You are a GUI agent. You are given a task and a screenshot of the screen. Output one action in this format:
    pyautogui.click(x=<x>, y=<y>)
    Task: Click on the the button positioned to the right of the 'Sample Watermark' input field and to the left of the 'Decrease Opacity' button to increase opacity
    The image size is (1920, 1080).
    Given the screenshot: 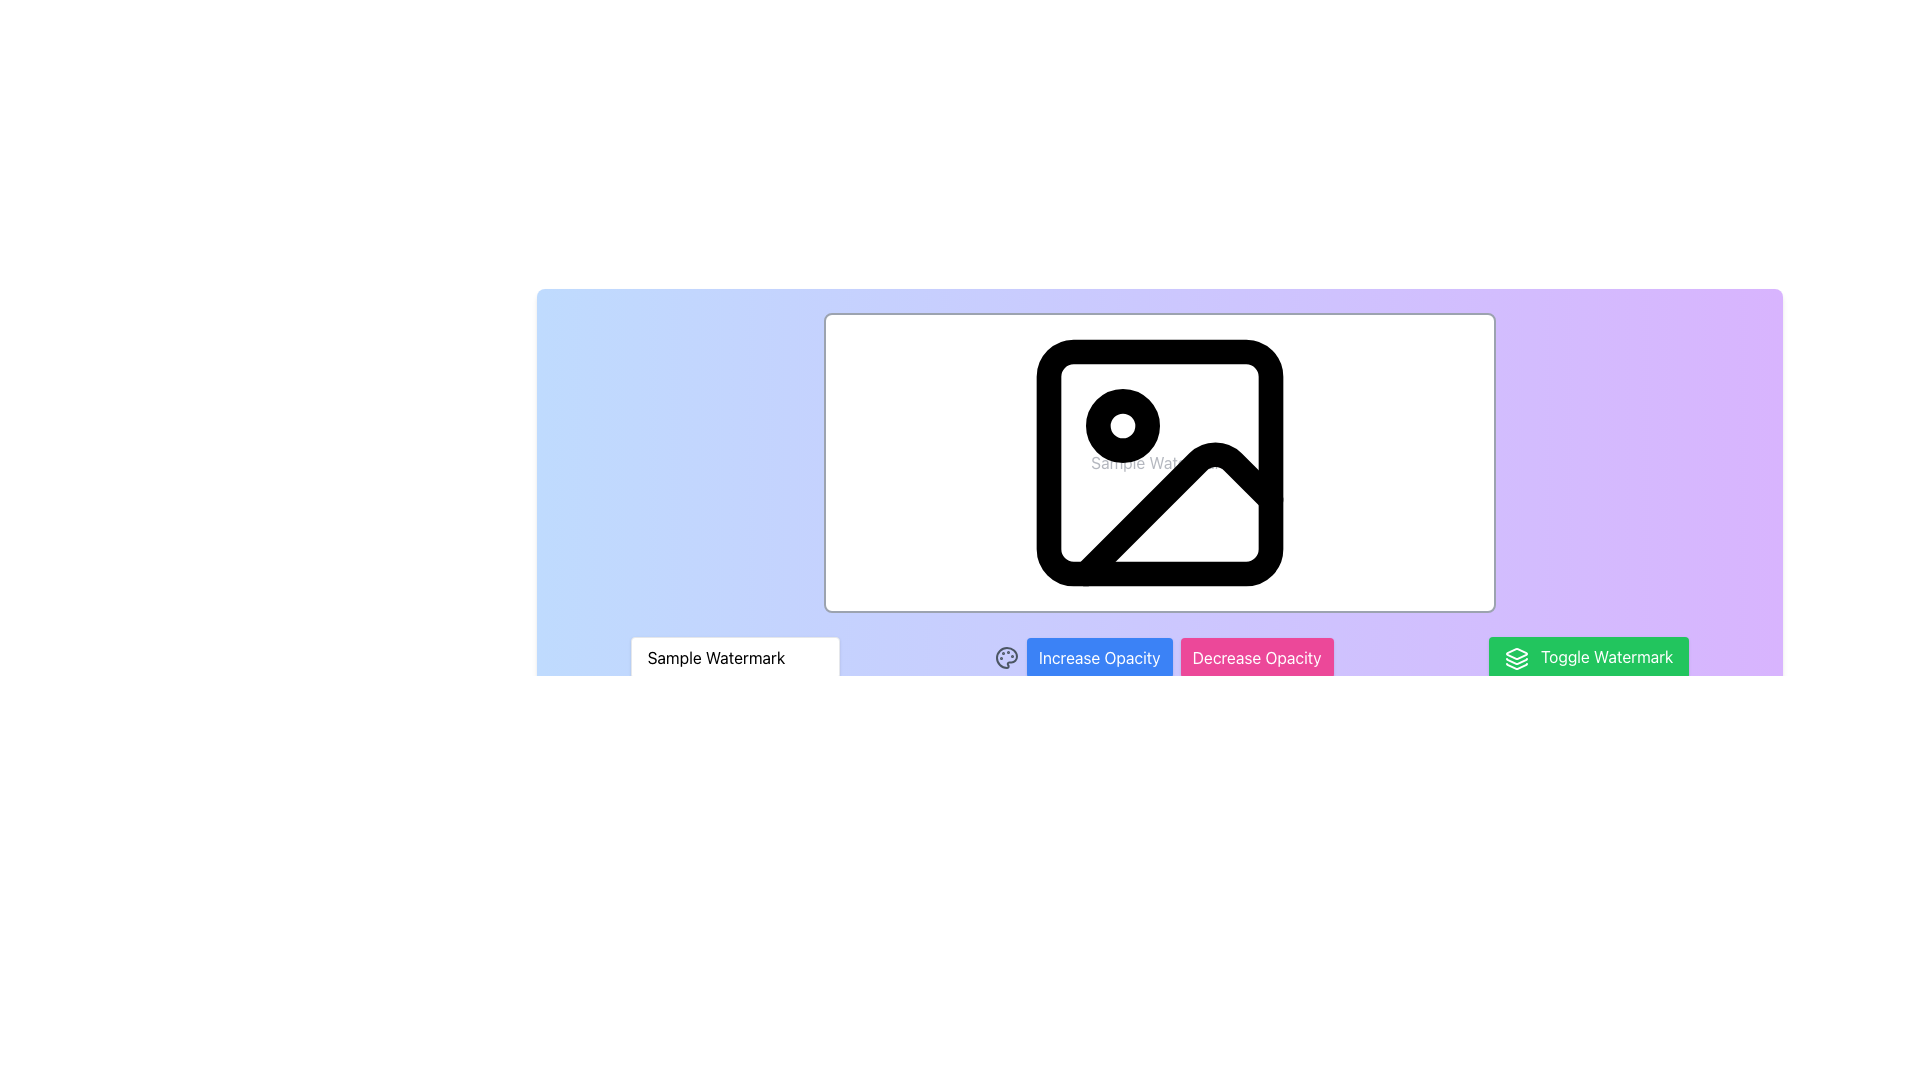 What is the action you would take?
    pyautogui.click(x=1160, y=658)
    